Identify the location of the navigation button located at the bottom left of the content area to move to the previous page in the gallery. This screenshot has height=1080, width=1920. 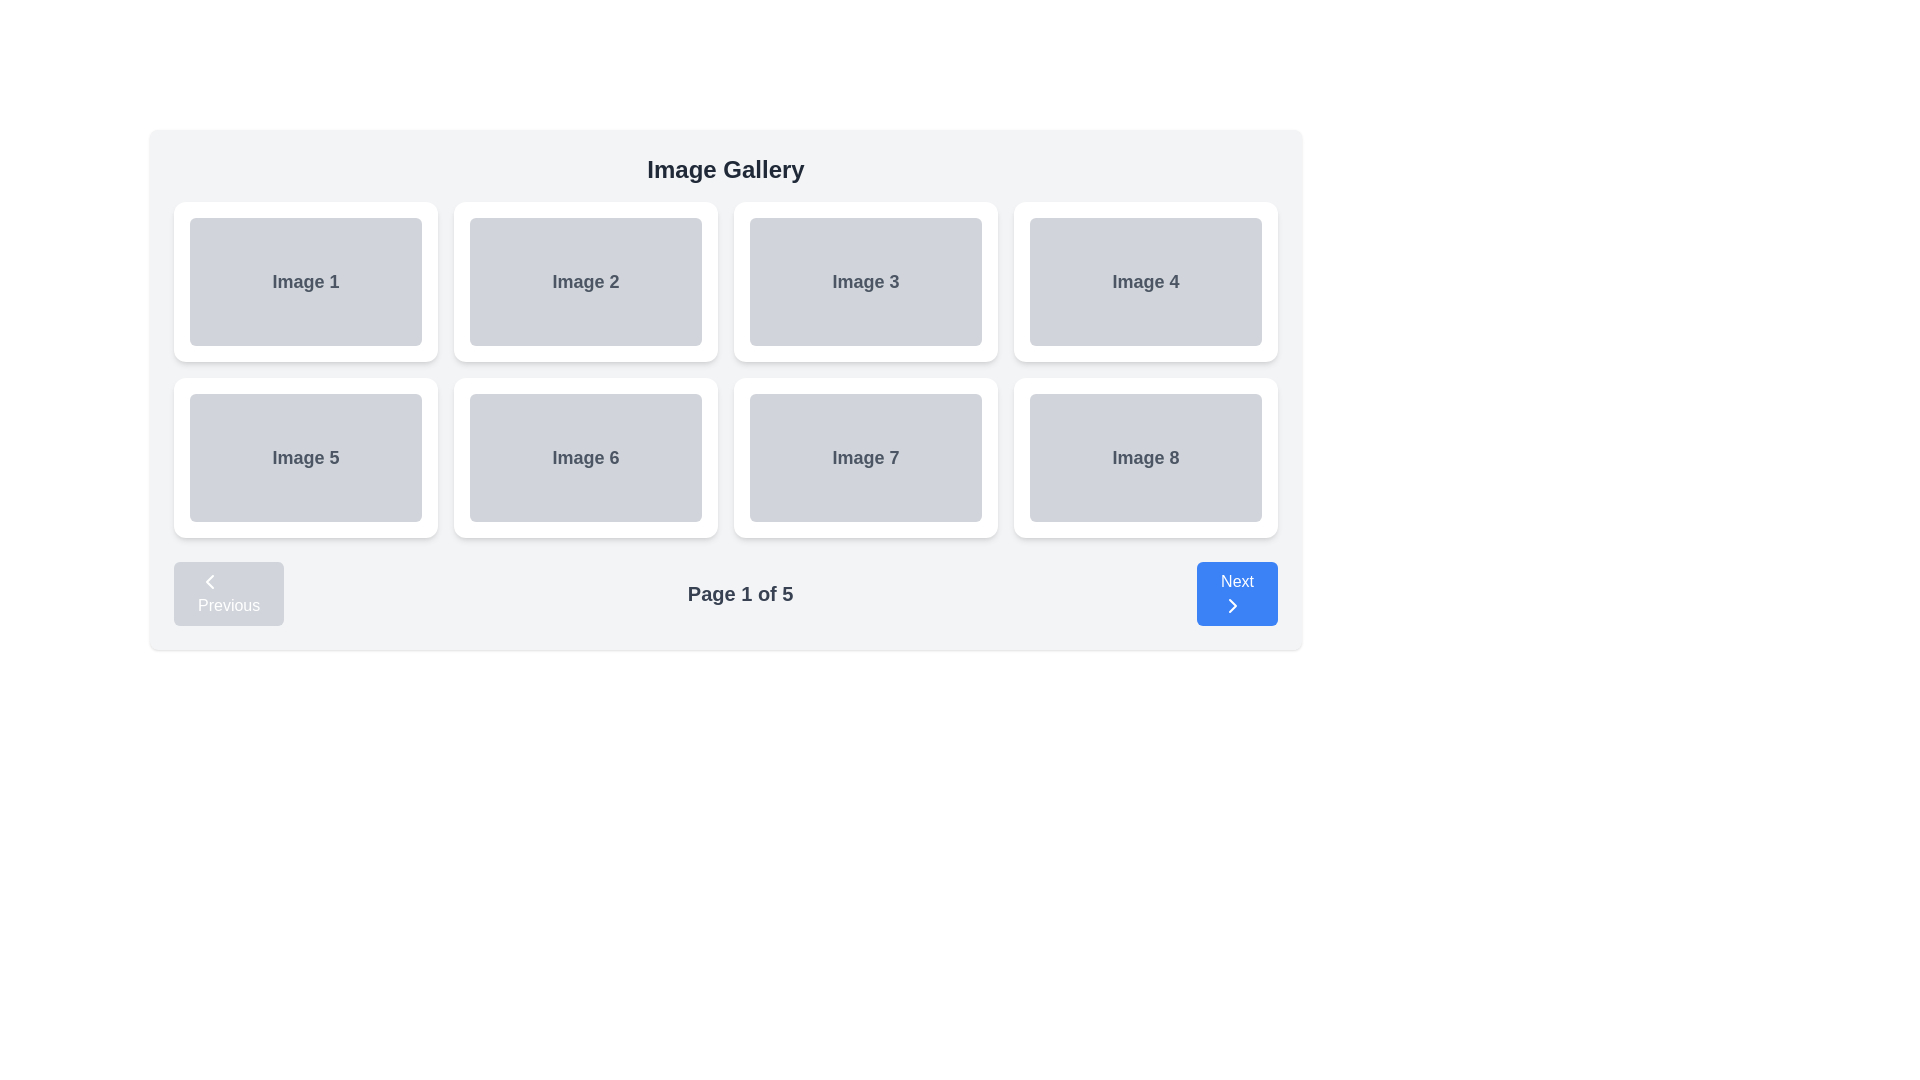
(229, 593).